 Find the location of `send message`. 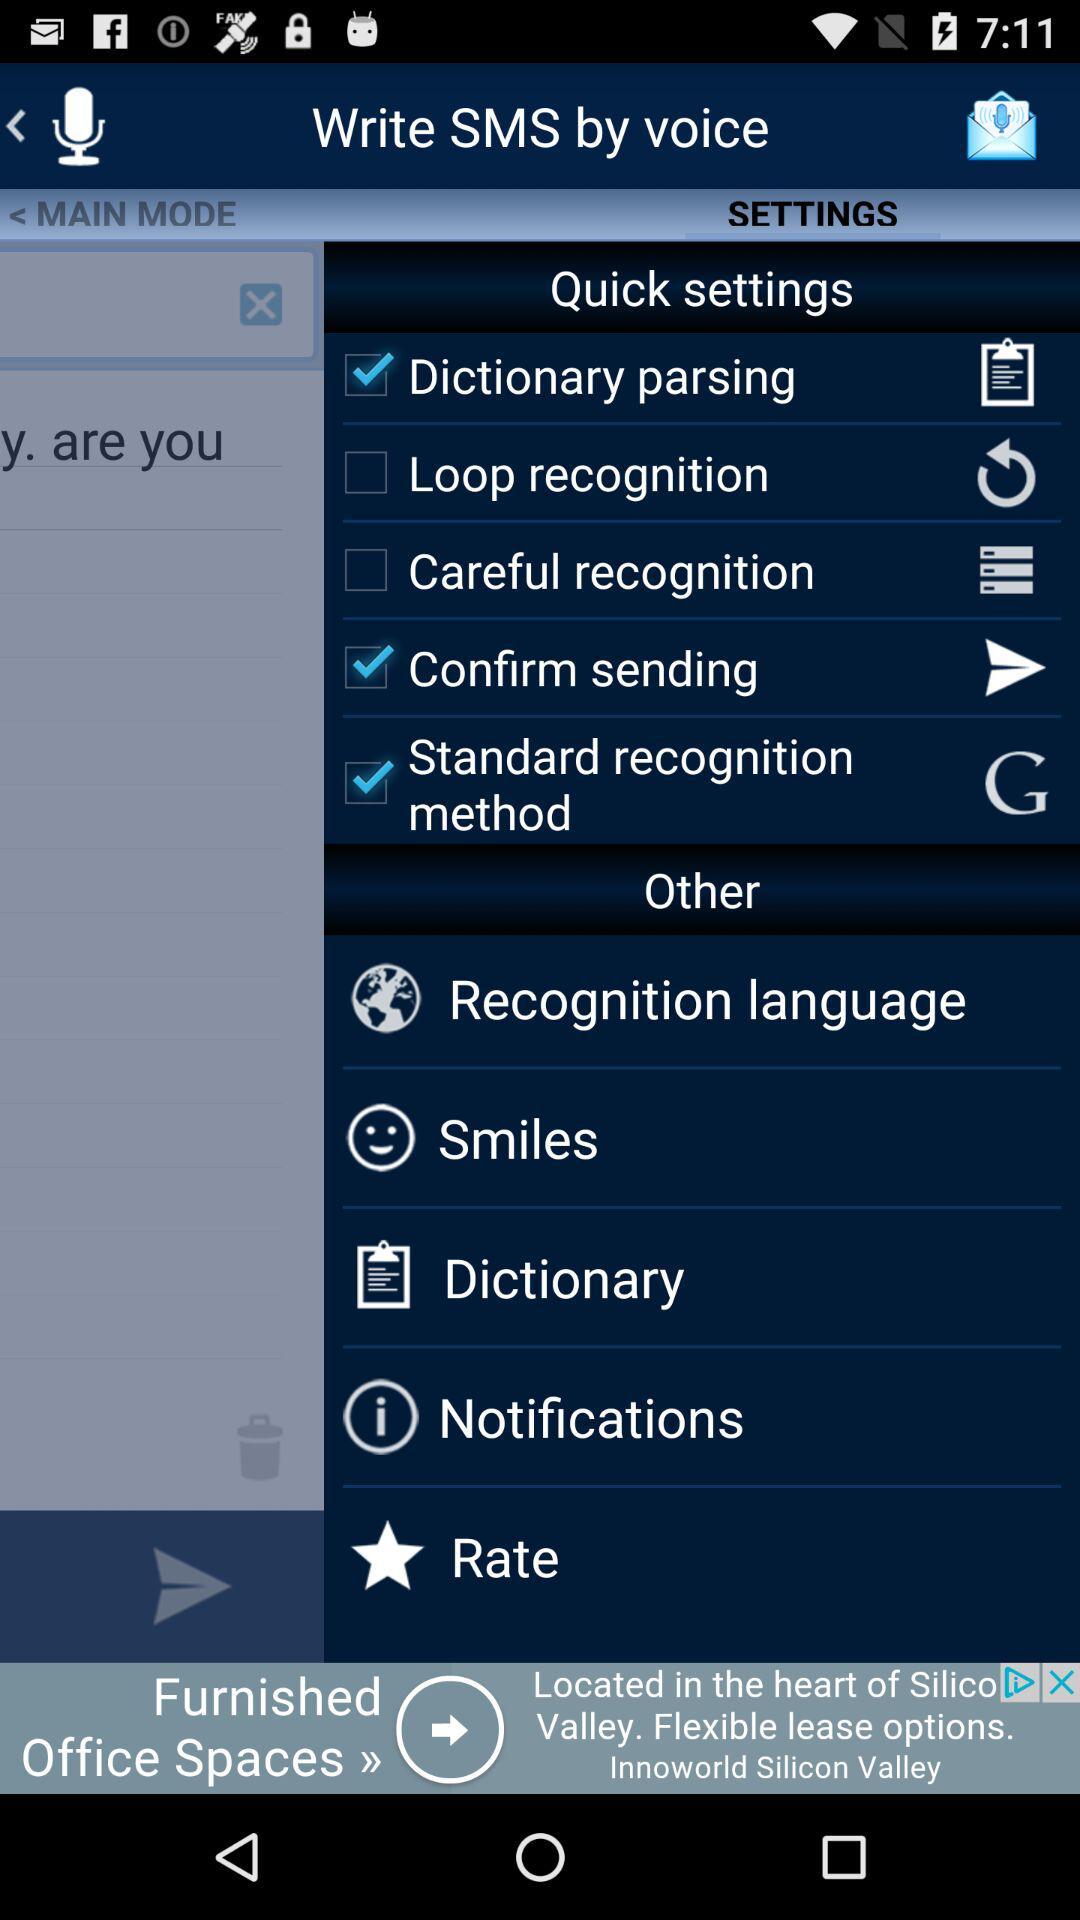

send message is located at coordinates (192, 1585).